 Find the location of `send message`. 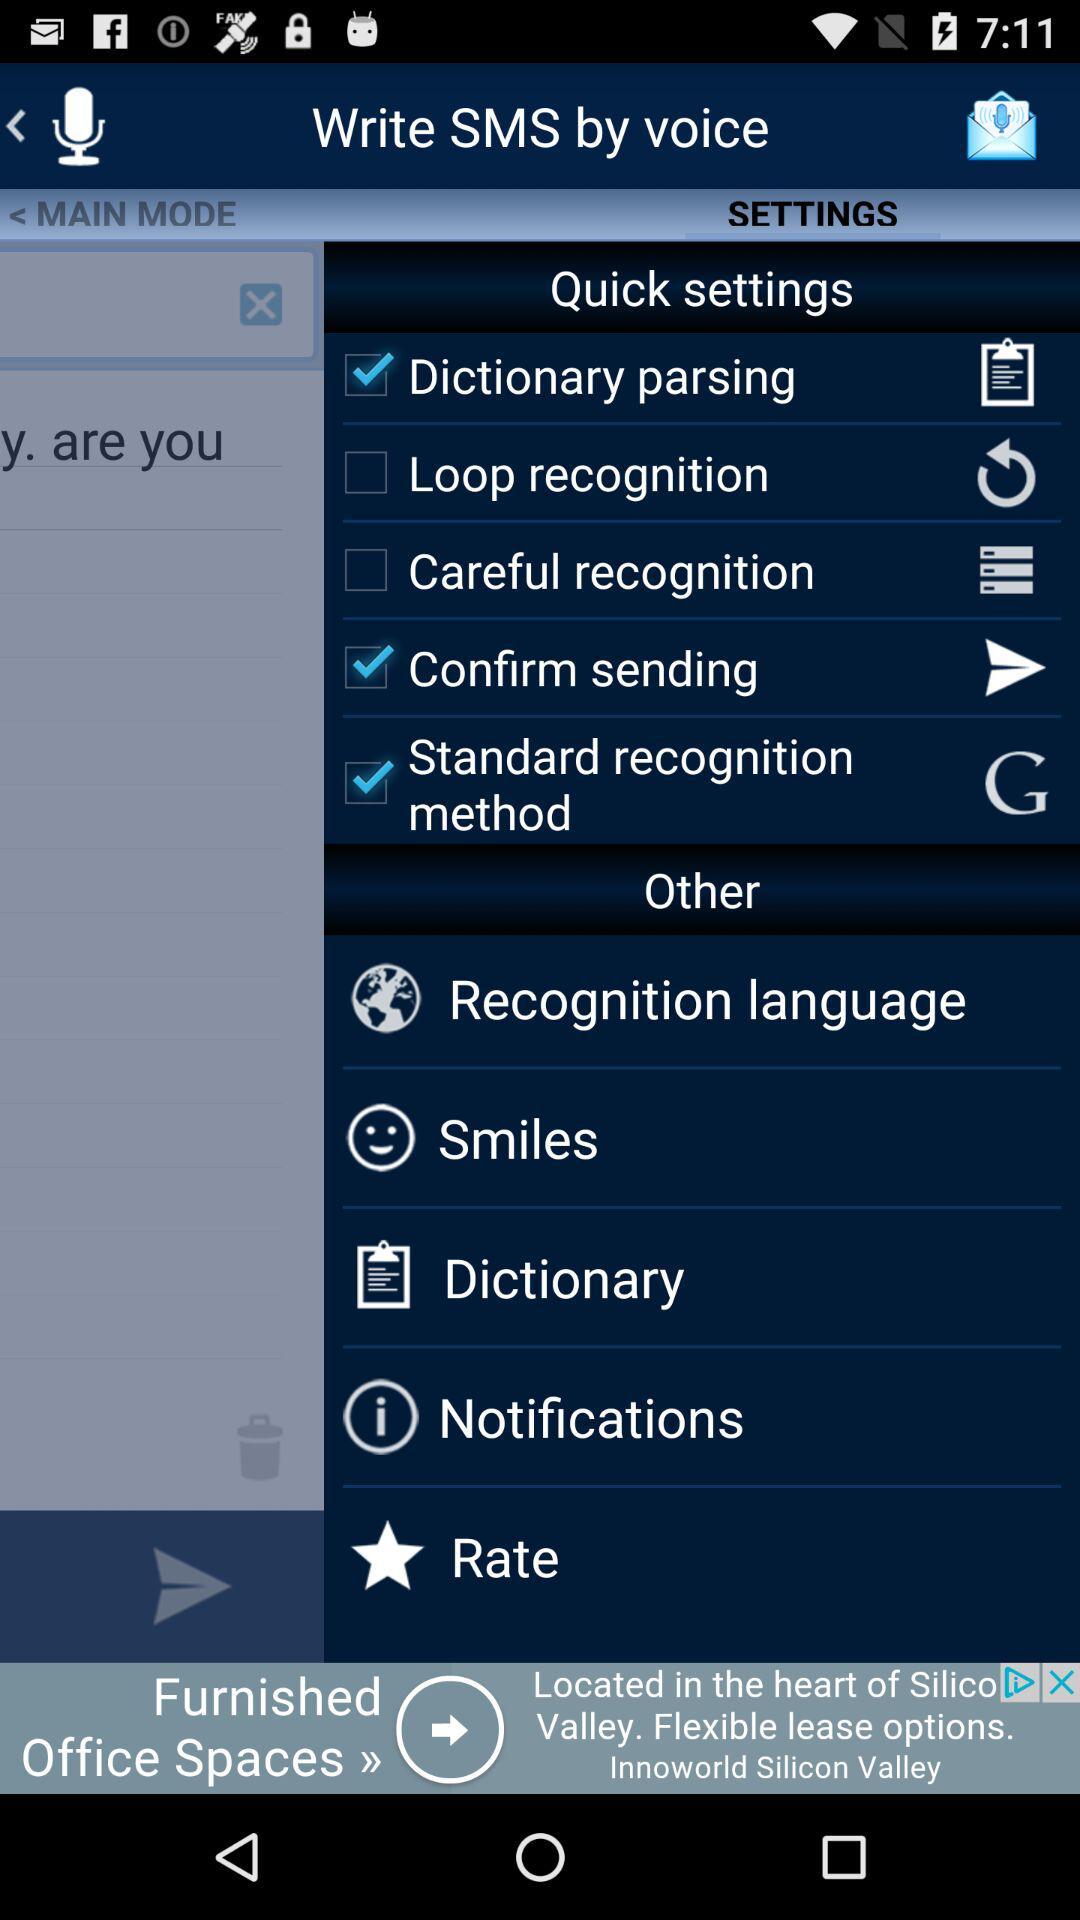

send message is located at coordinates (192, 1585).